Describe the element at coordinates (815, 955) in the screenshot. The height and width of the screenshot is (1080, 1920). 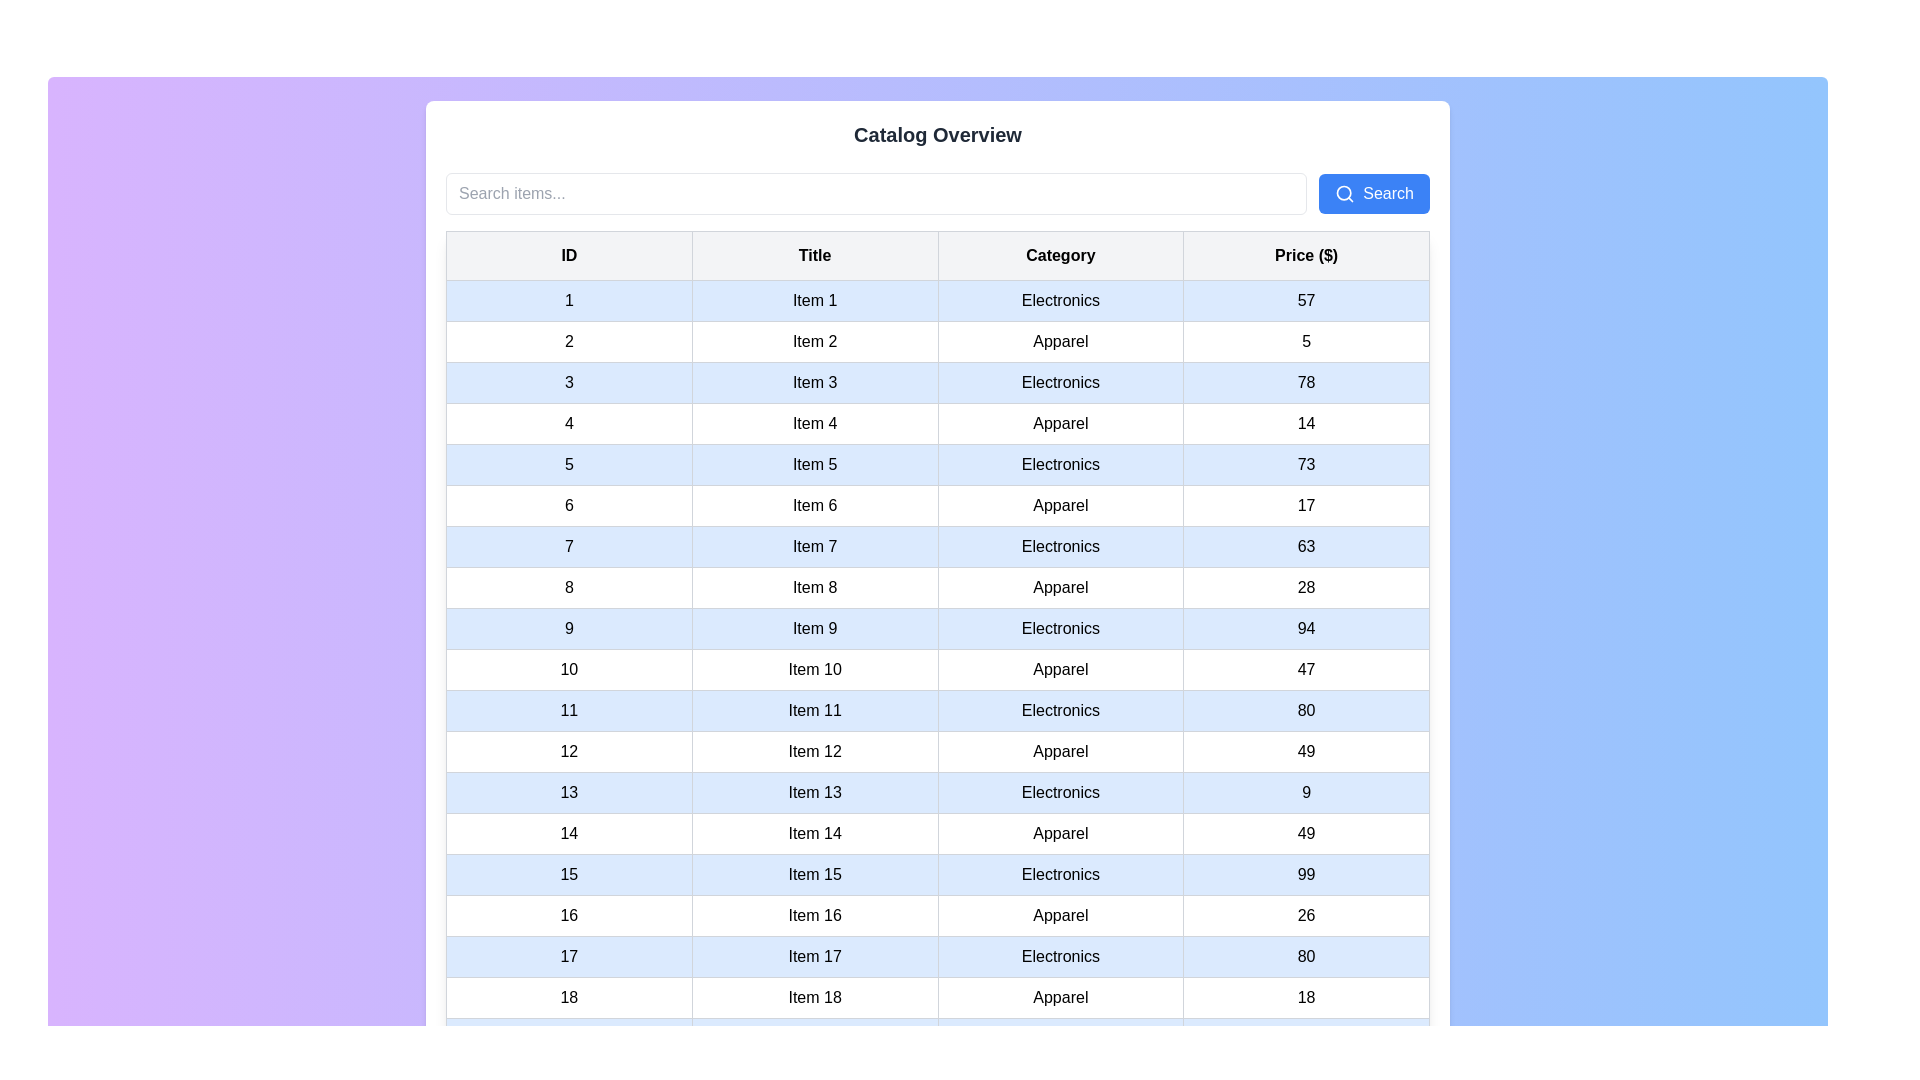
I see `the table cell in the second column of the row labeled '17', which serves as a label or identifier for a specific item in the list` at that location.